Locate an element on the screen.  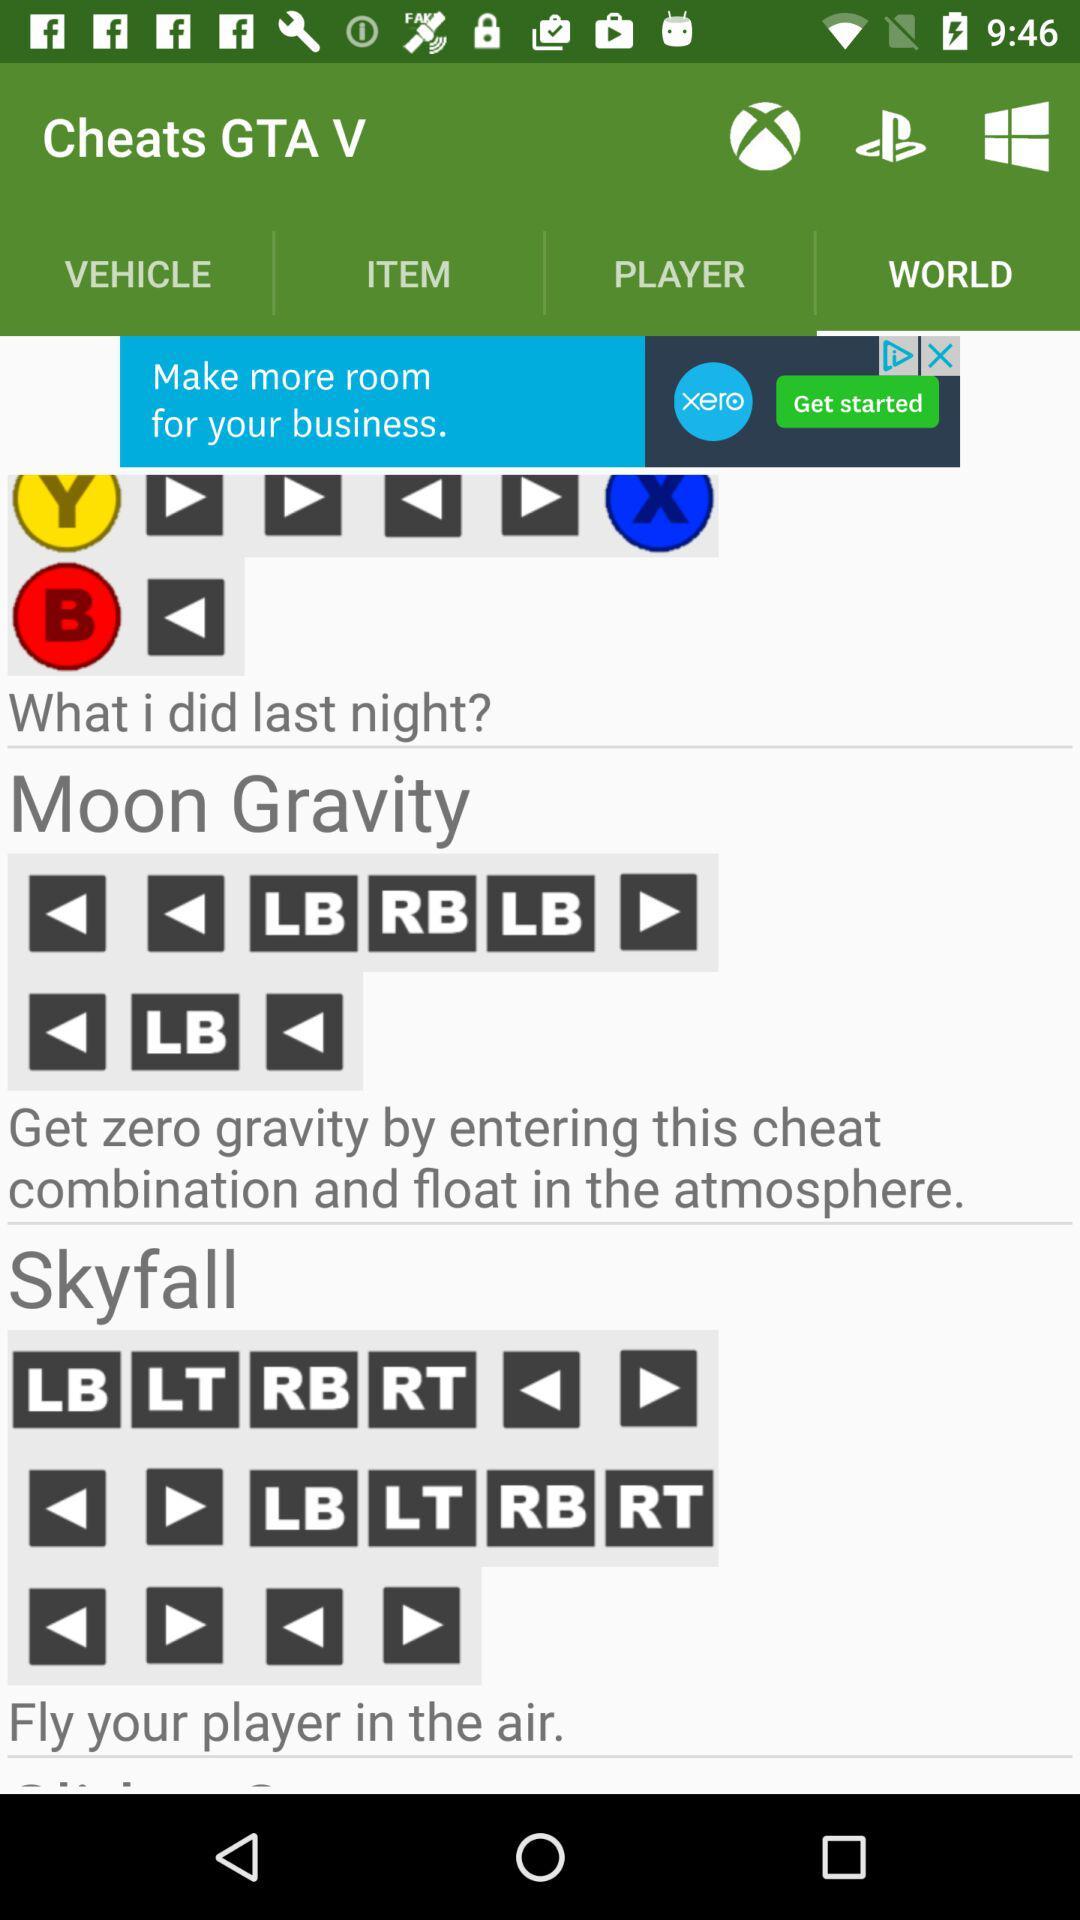
advertisement is located at coordinates (540, 400).